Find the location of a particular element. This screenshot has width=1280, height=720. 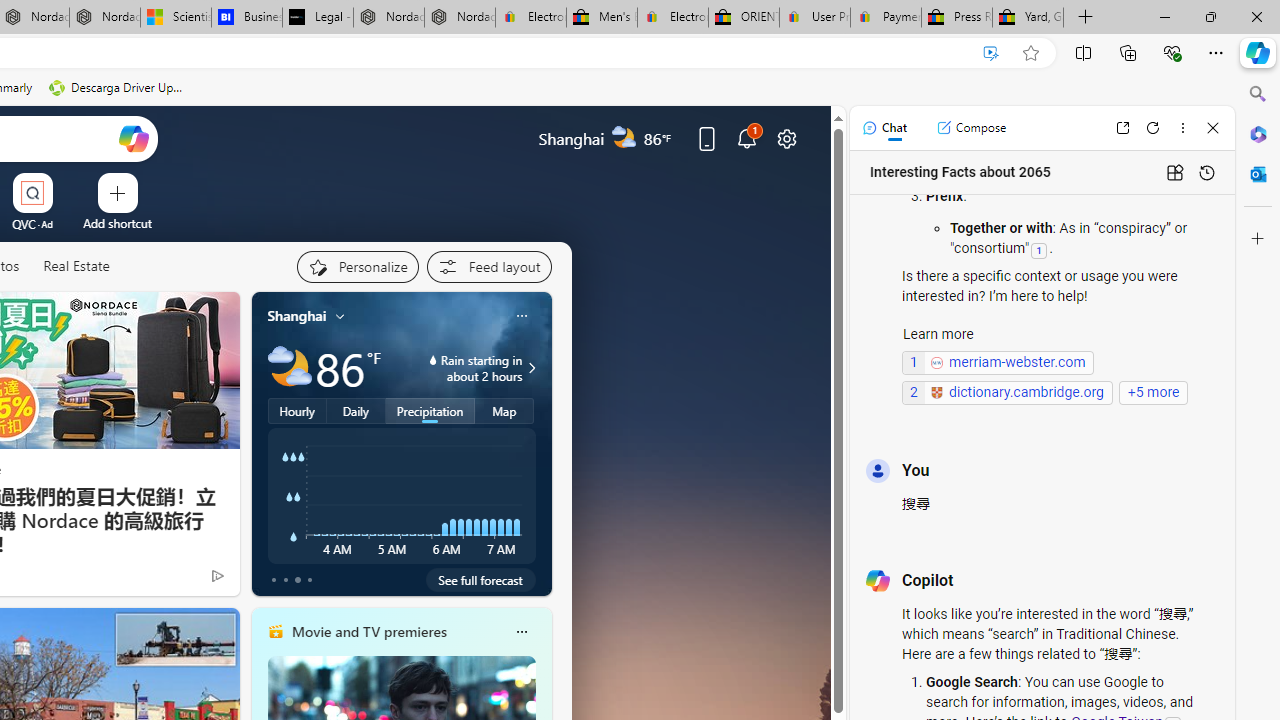

'Compose' is located at coordinates (971, 128).